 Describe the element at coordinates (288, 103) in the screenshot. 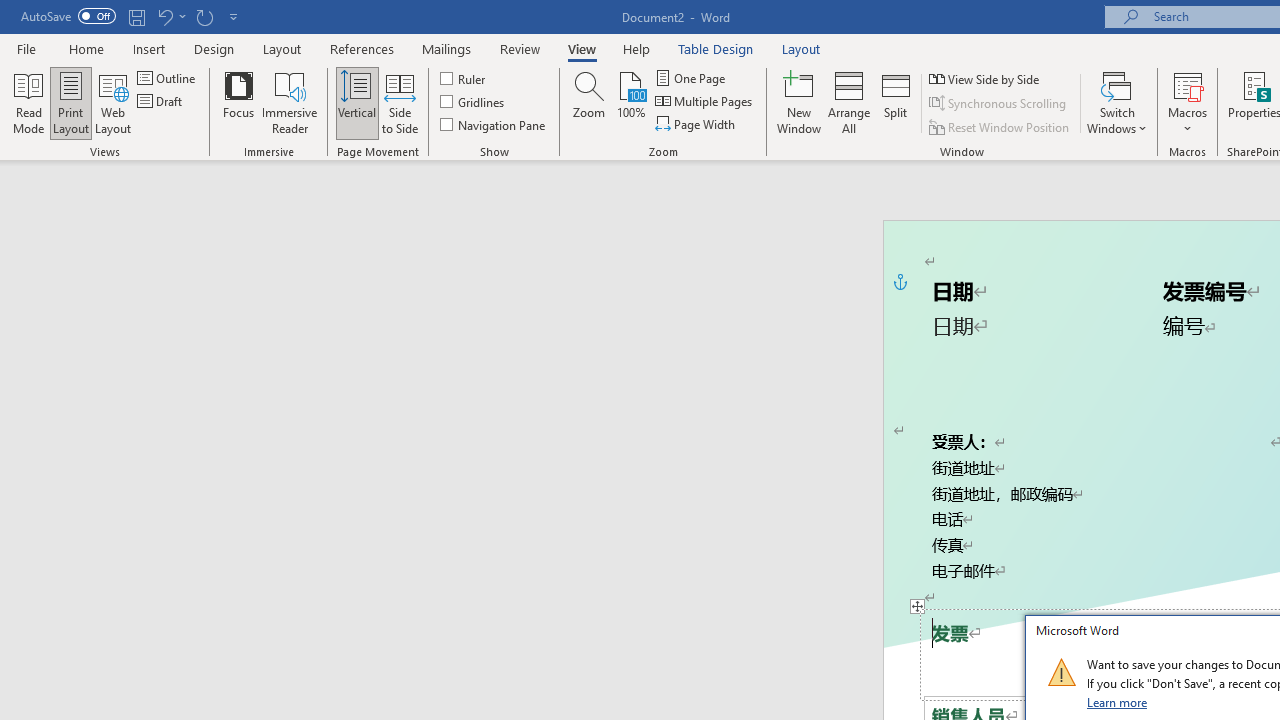

I see `'Immersive Reader'` at that location.